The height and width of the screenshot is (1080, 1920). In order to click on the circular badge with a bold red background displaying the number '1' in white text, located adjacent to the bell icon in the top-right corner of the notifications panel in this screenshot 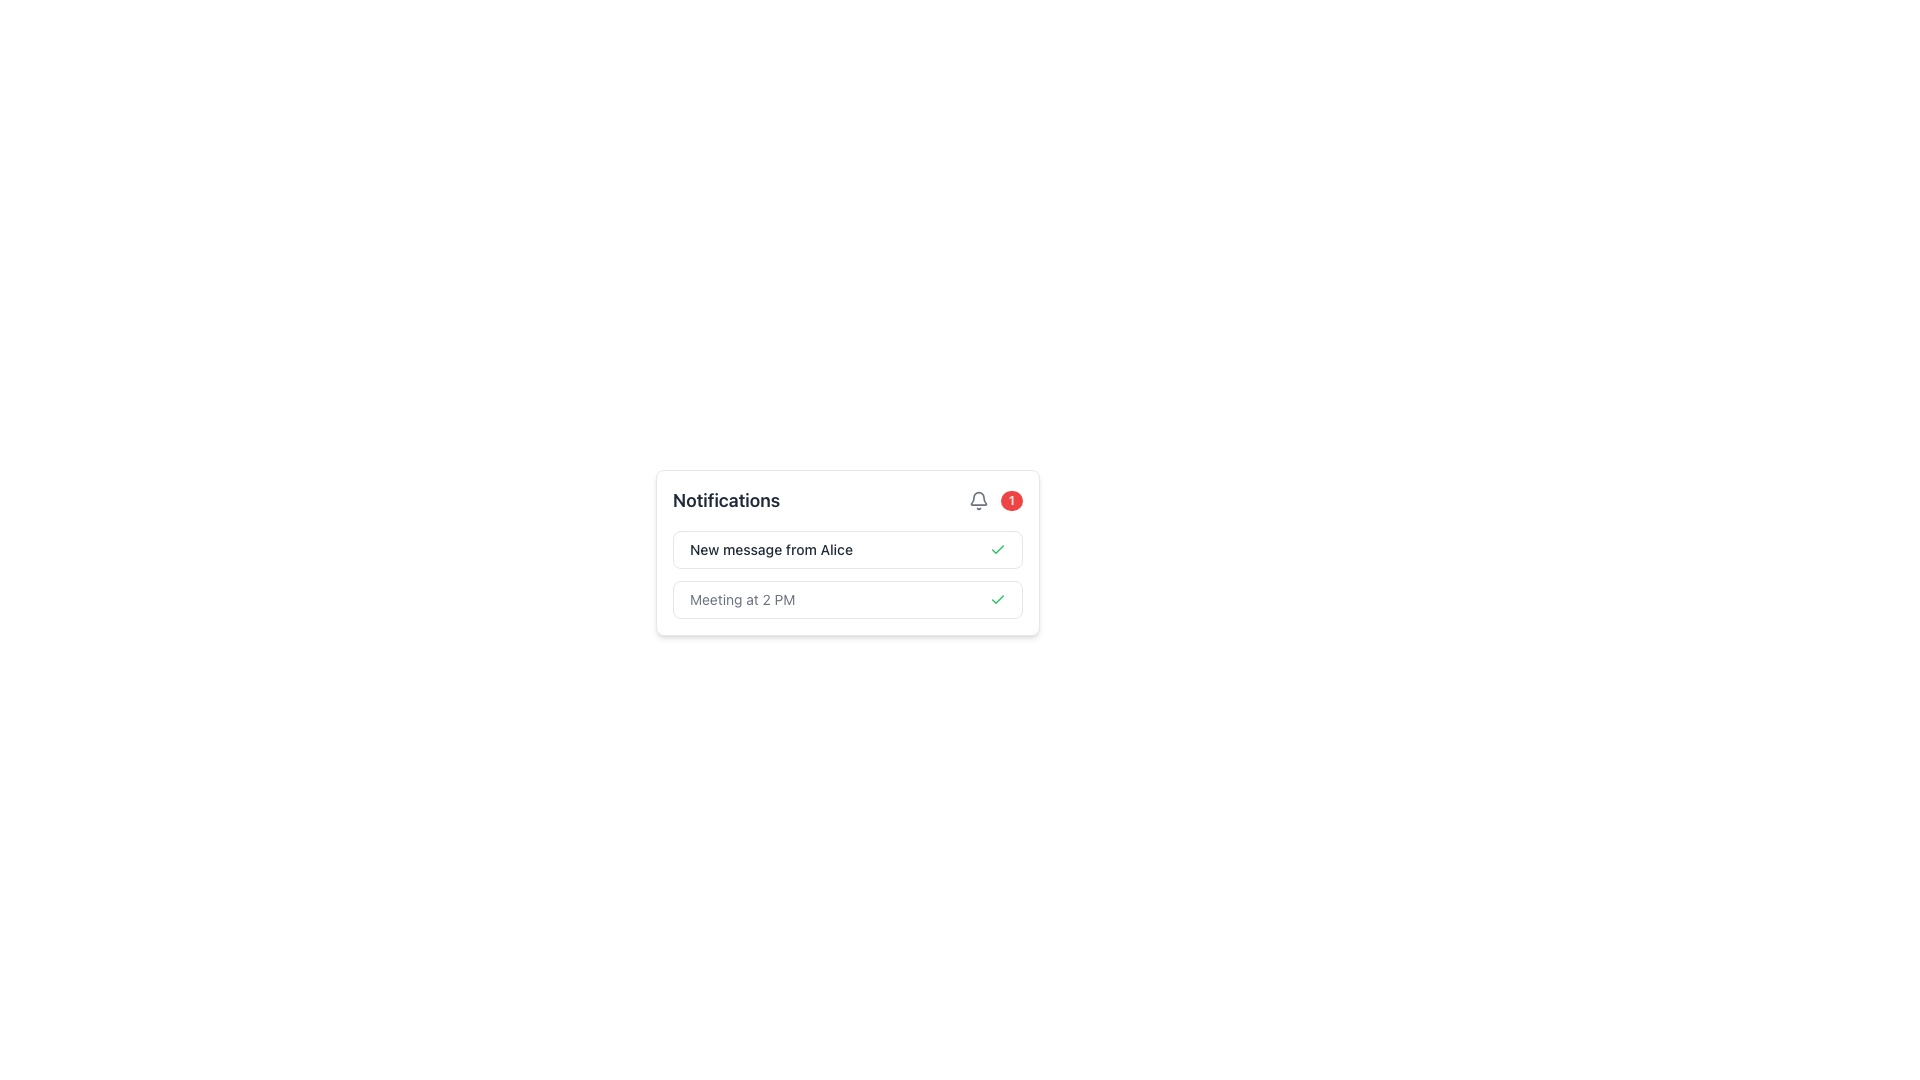, I will do `click(1011, 500)`.